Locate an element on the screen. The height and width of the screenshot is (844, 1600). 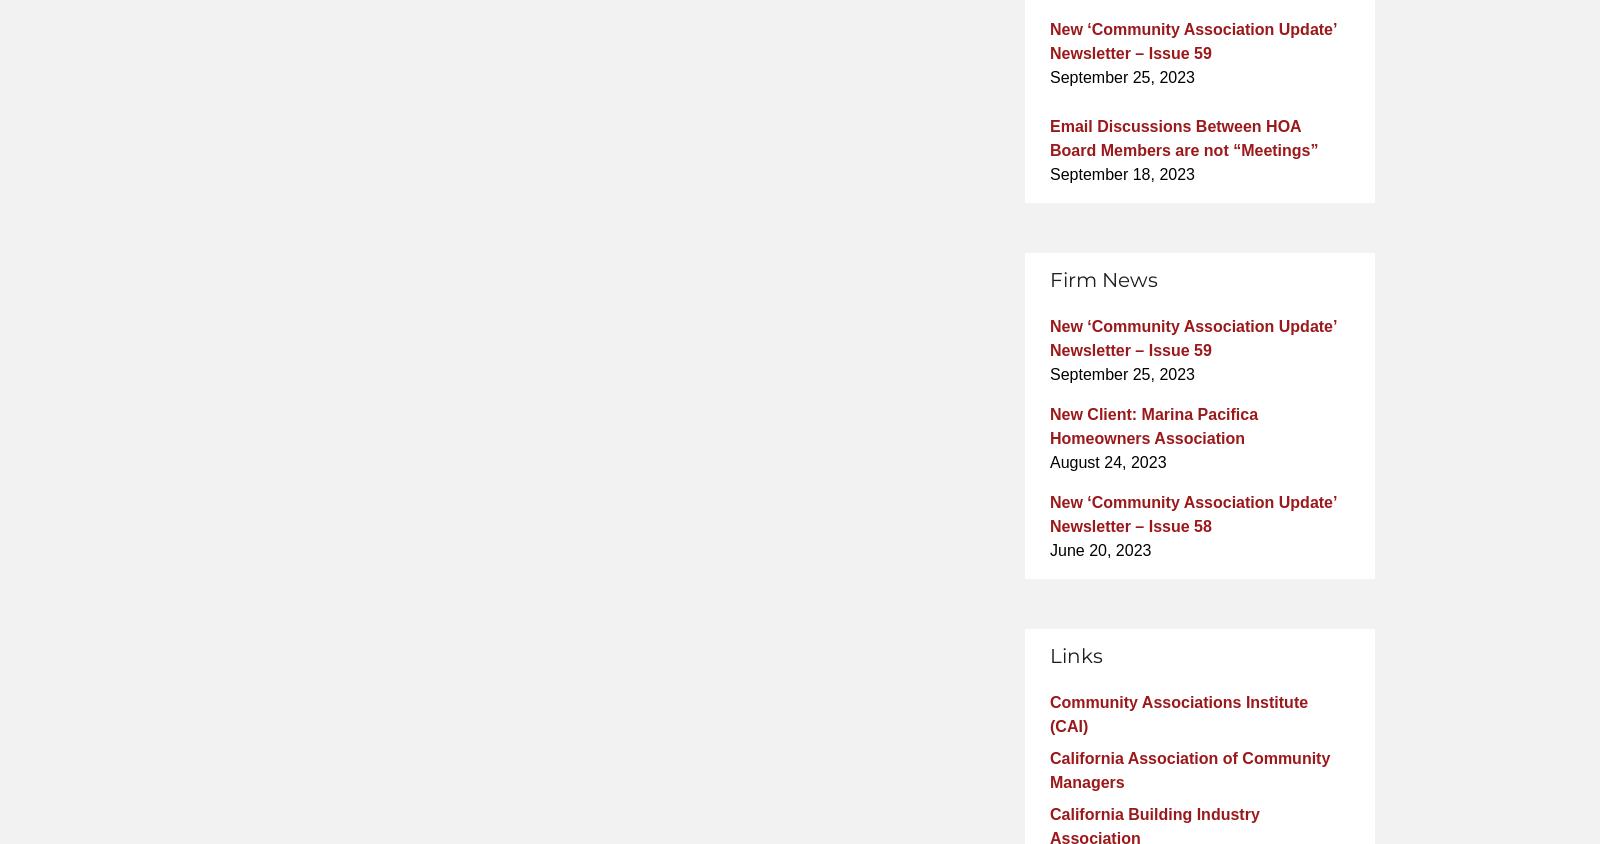
'Email Discussions Between HOA Board Members are not “Meetings”' is located at coordinates (1184, 137).